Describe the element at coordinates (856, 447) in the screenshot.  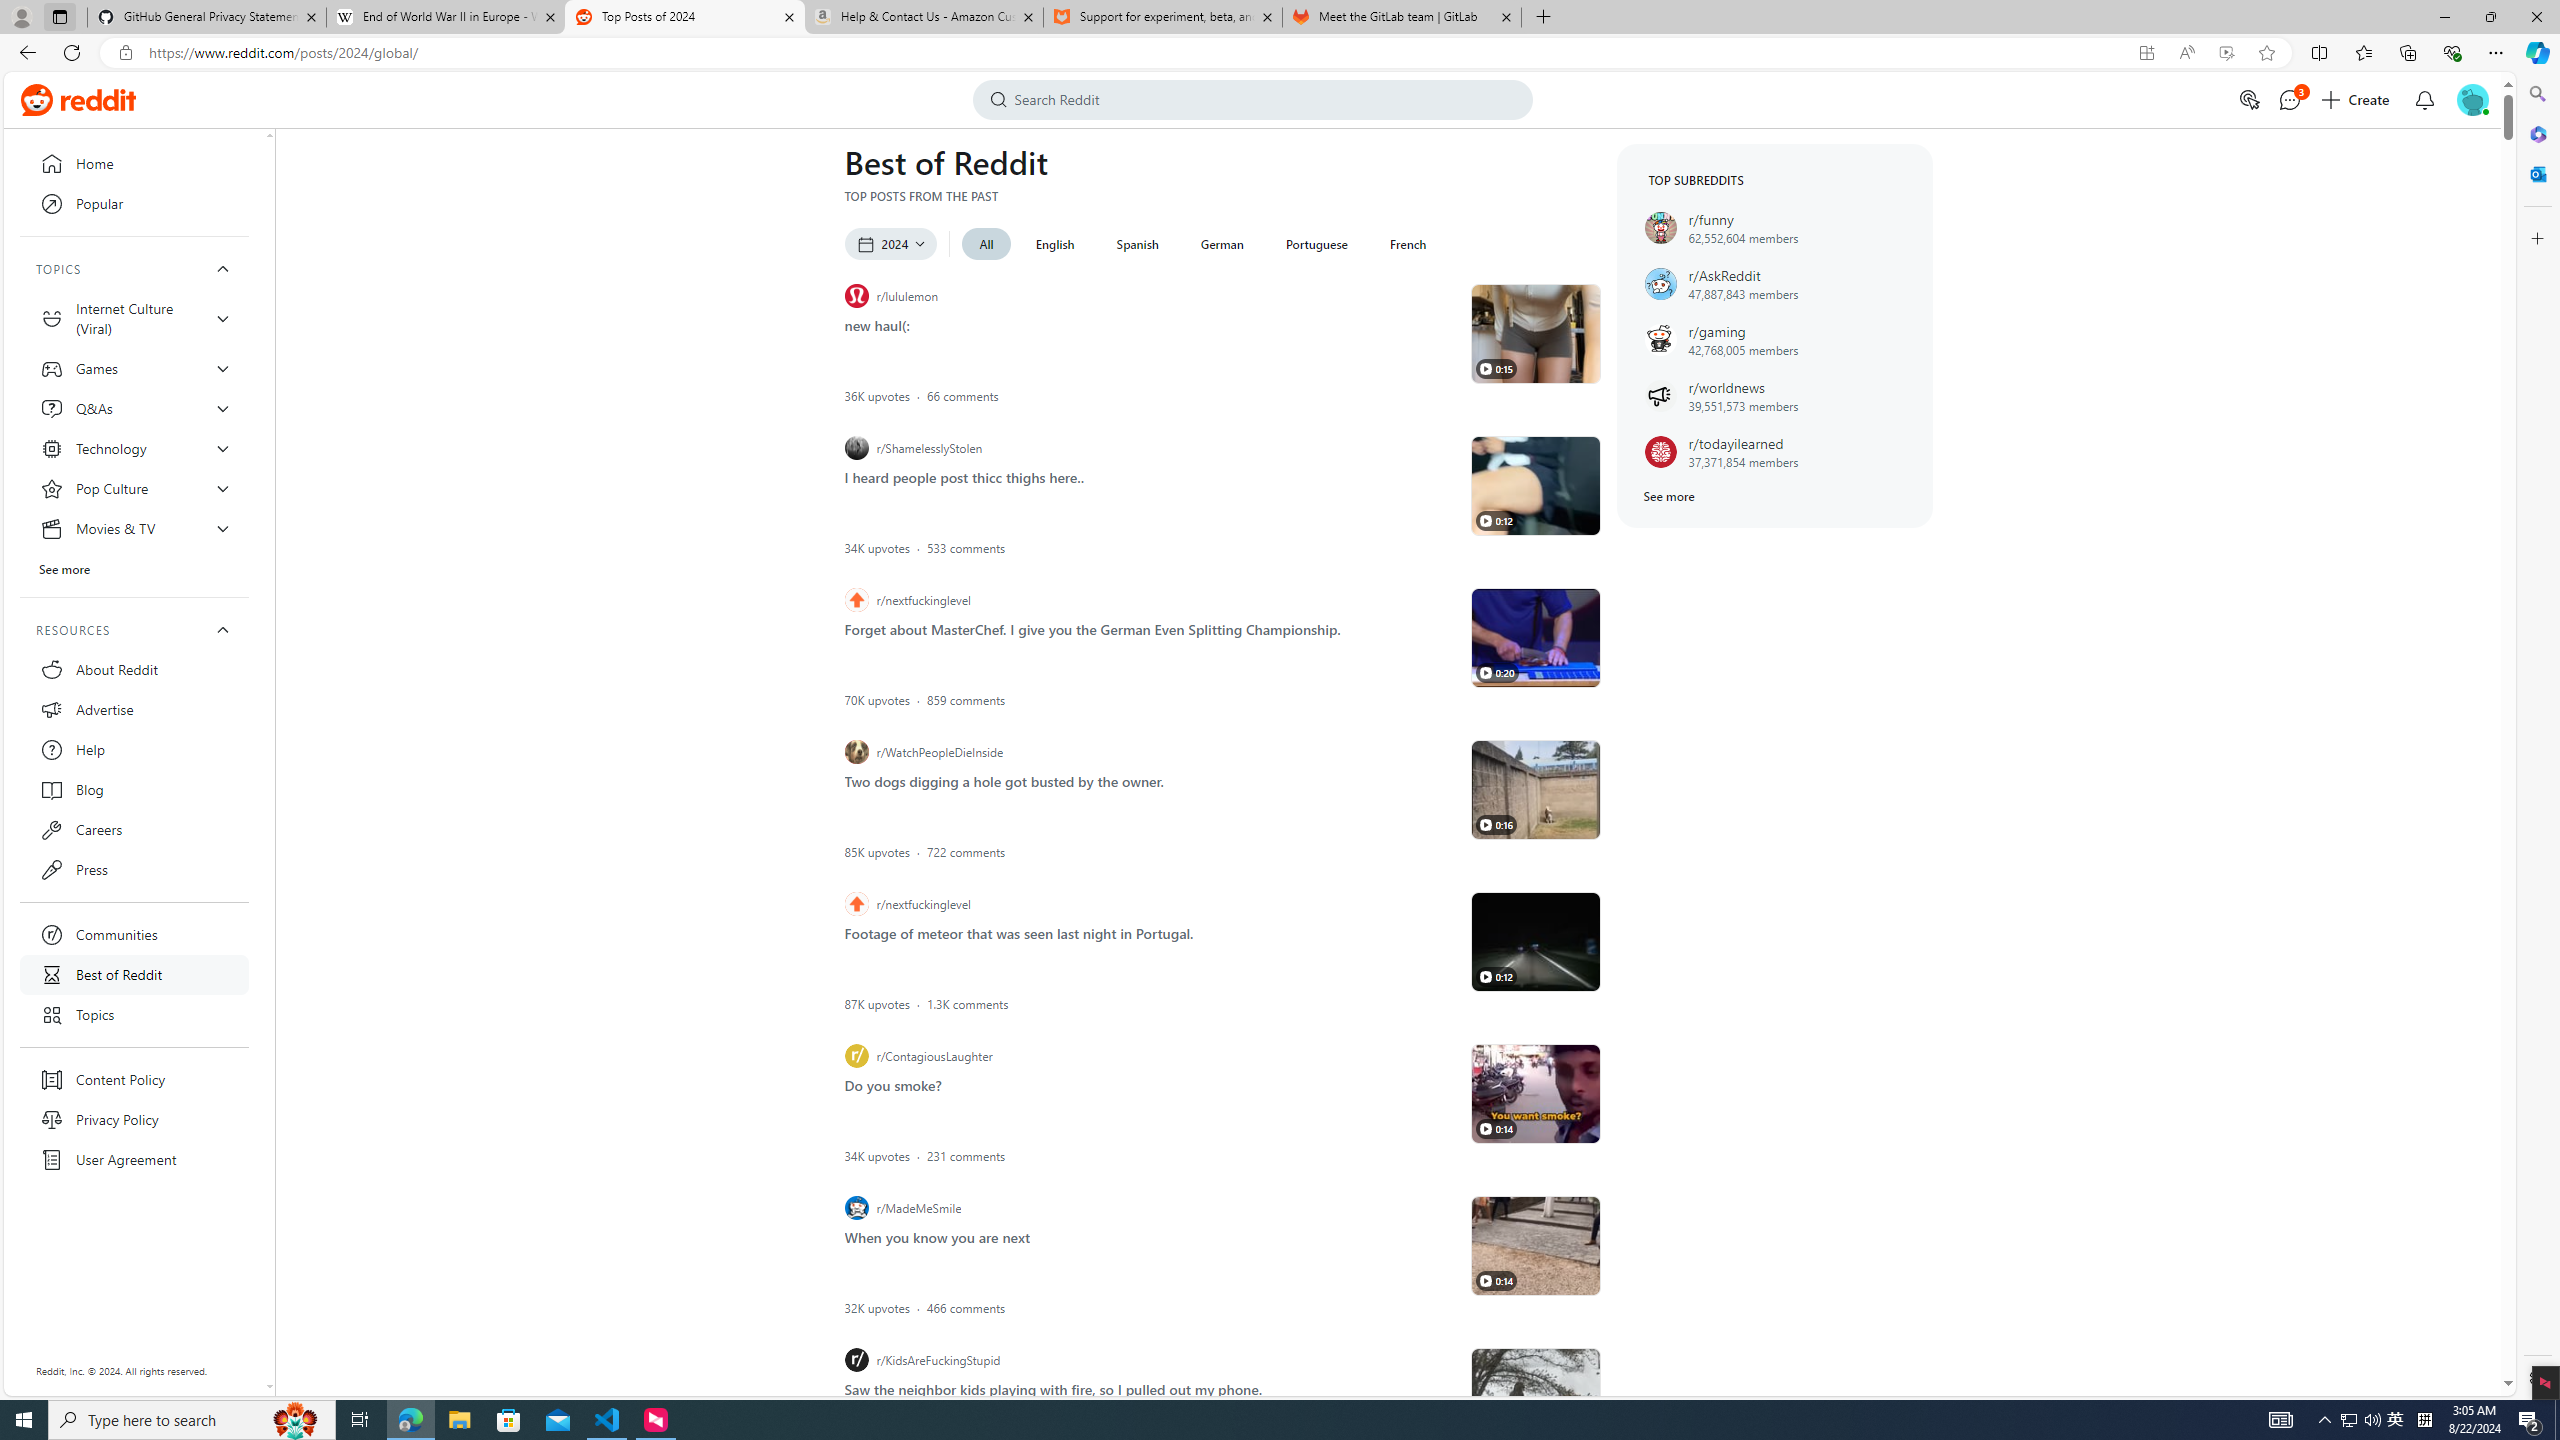
I see `'r/ShamelesslyStolen icon'` at that location.